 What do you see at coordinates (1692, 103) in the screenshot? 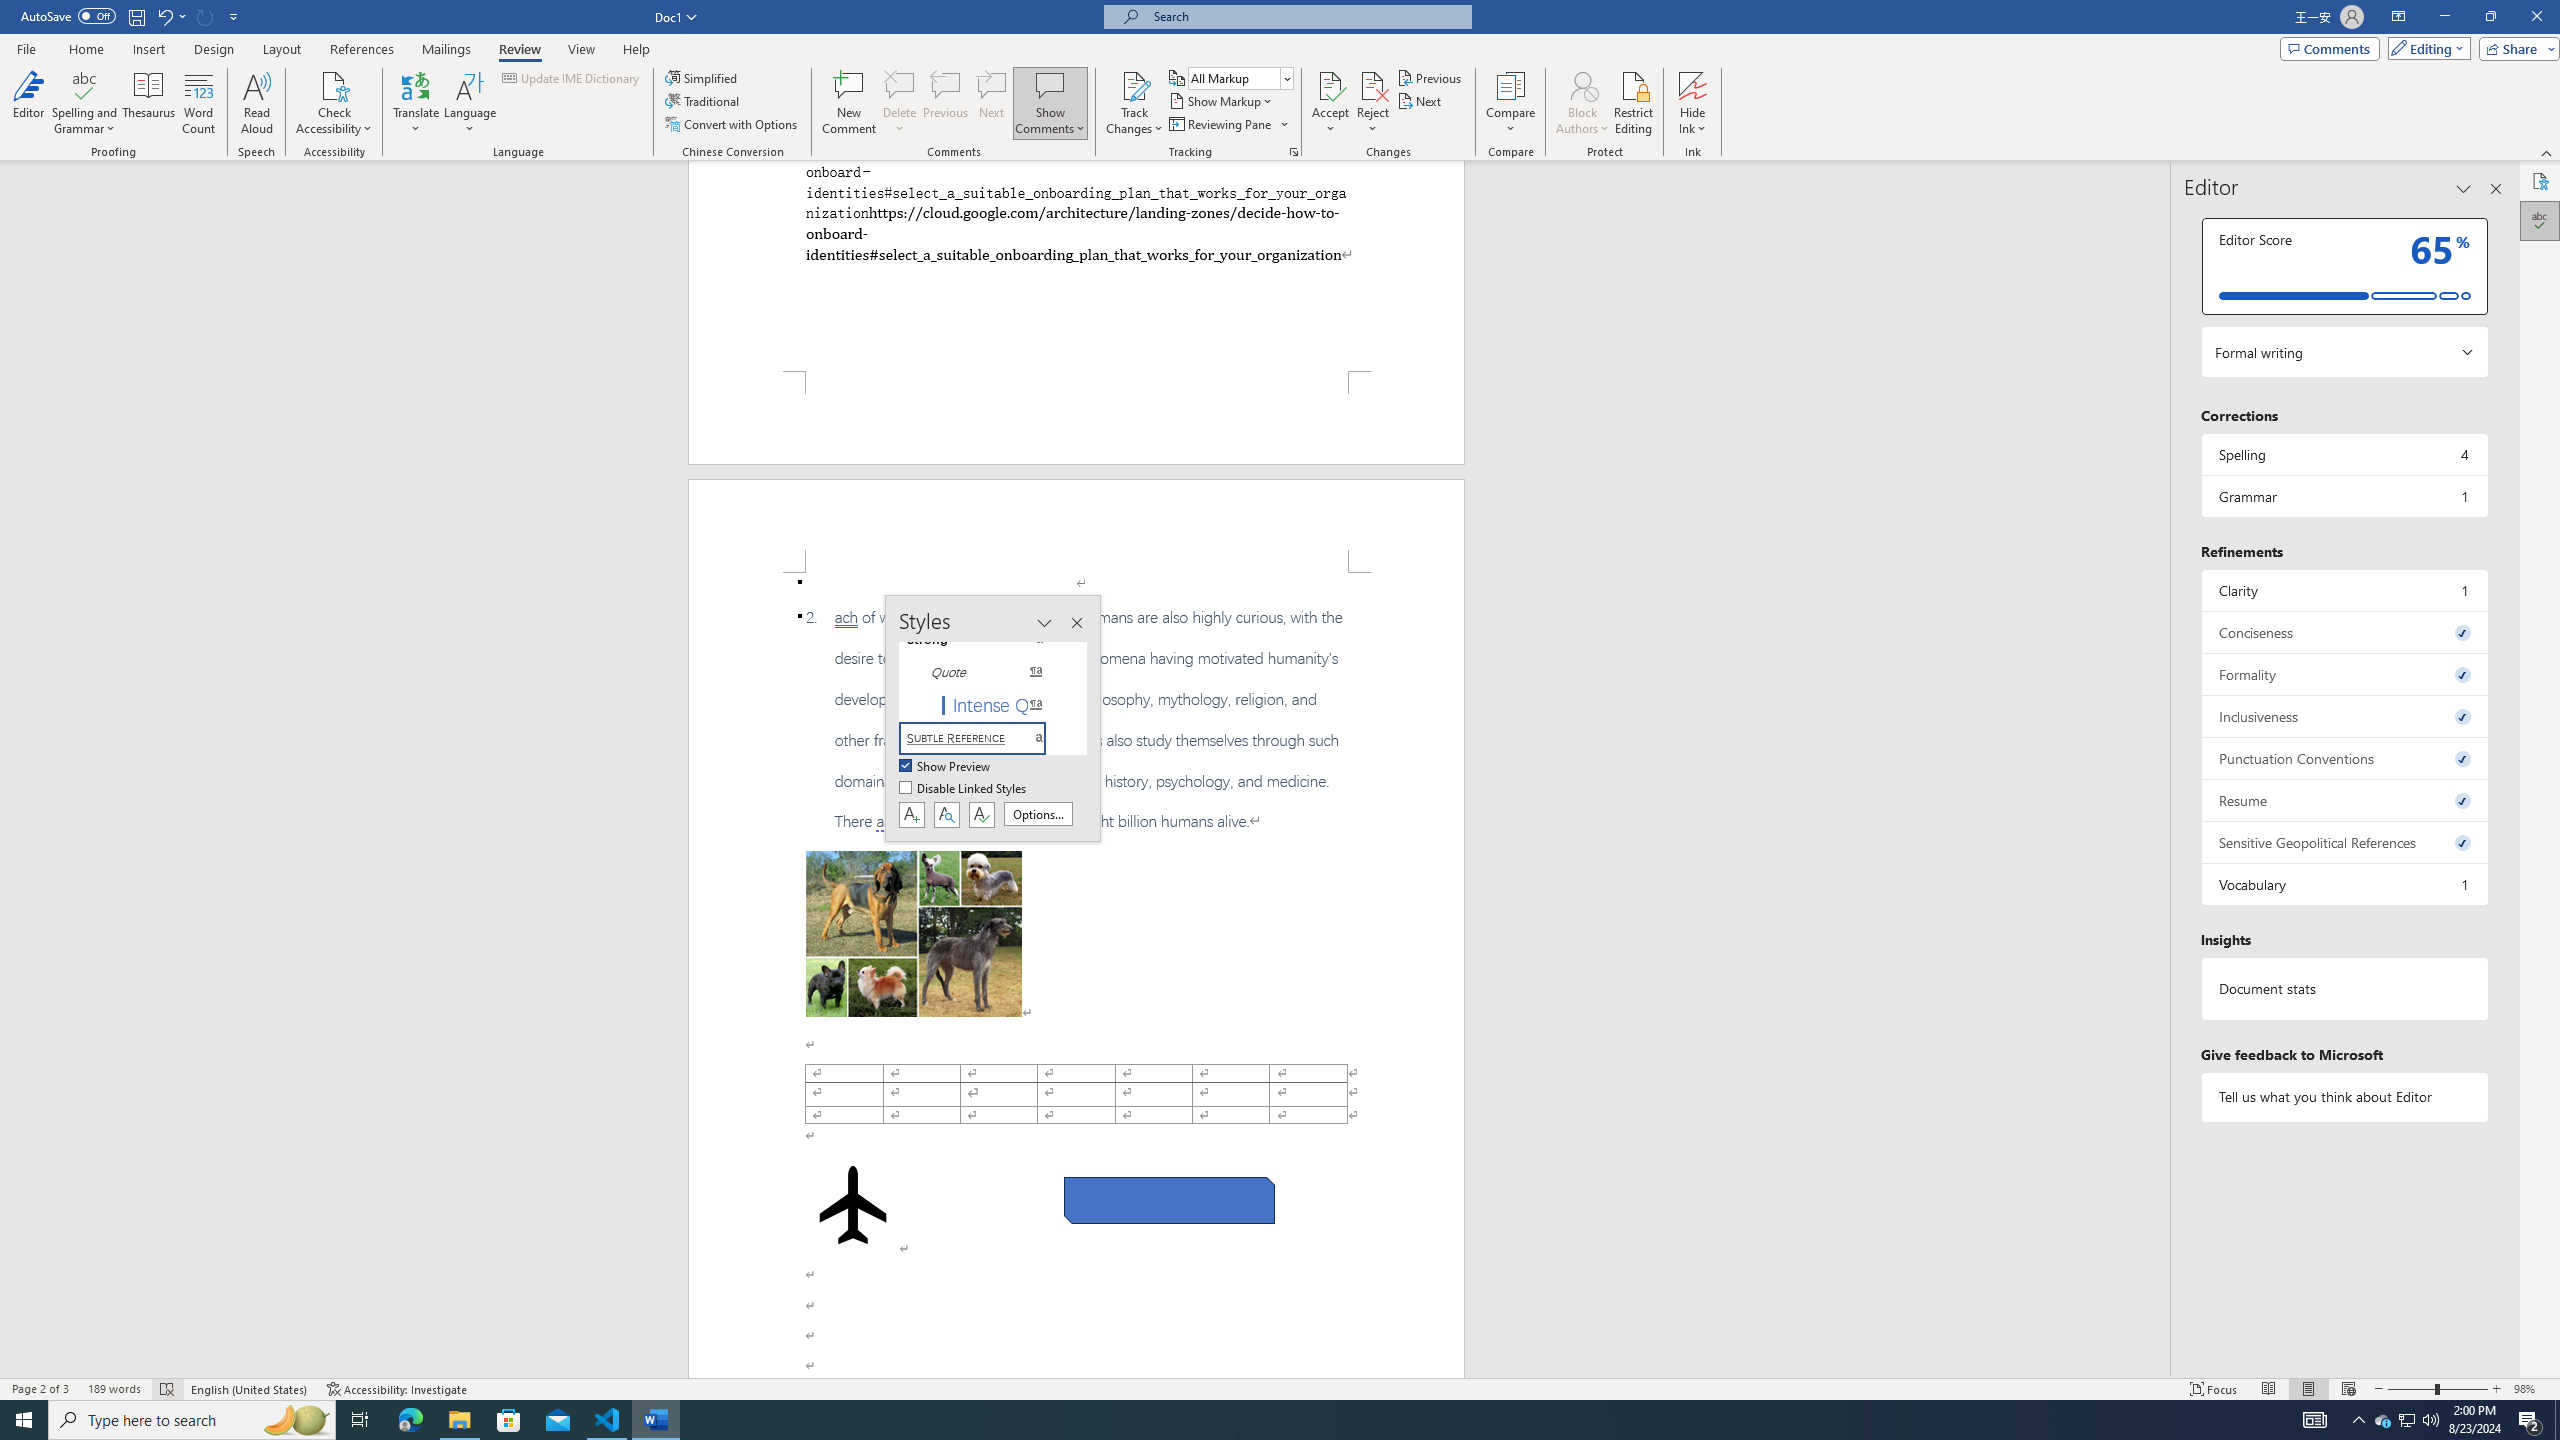
I see `'Hide Ink'` at bounding box center [1692, 103].